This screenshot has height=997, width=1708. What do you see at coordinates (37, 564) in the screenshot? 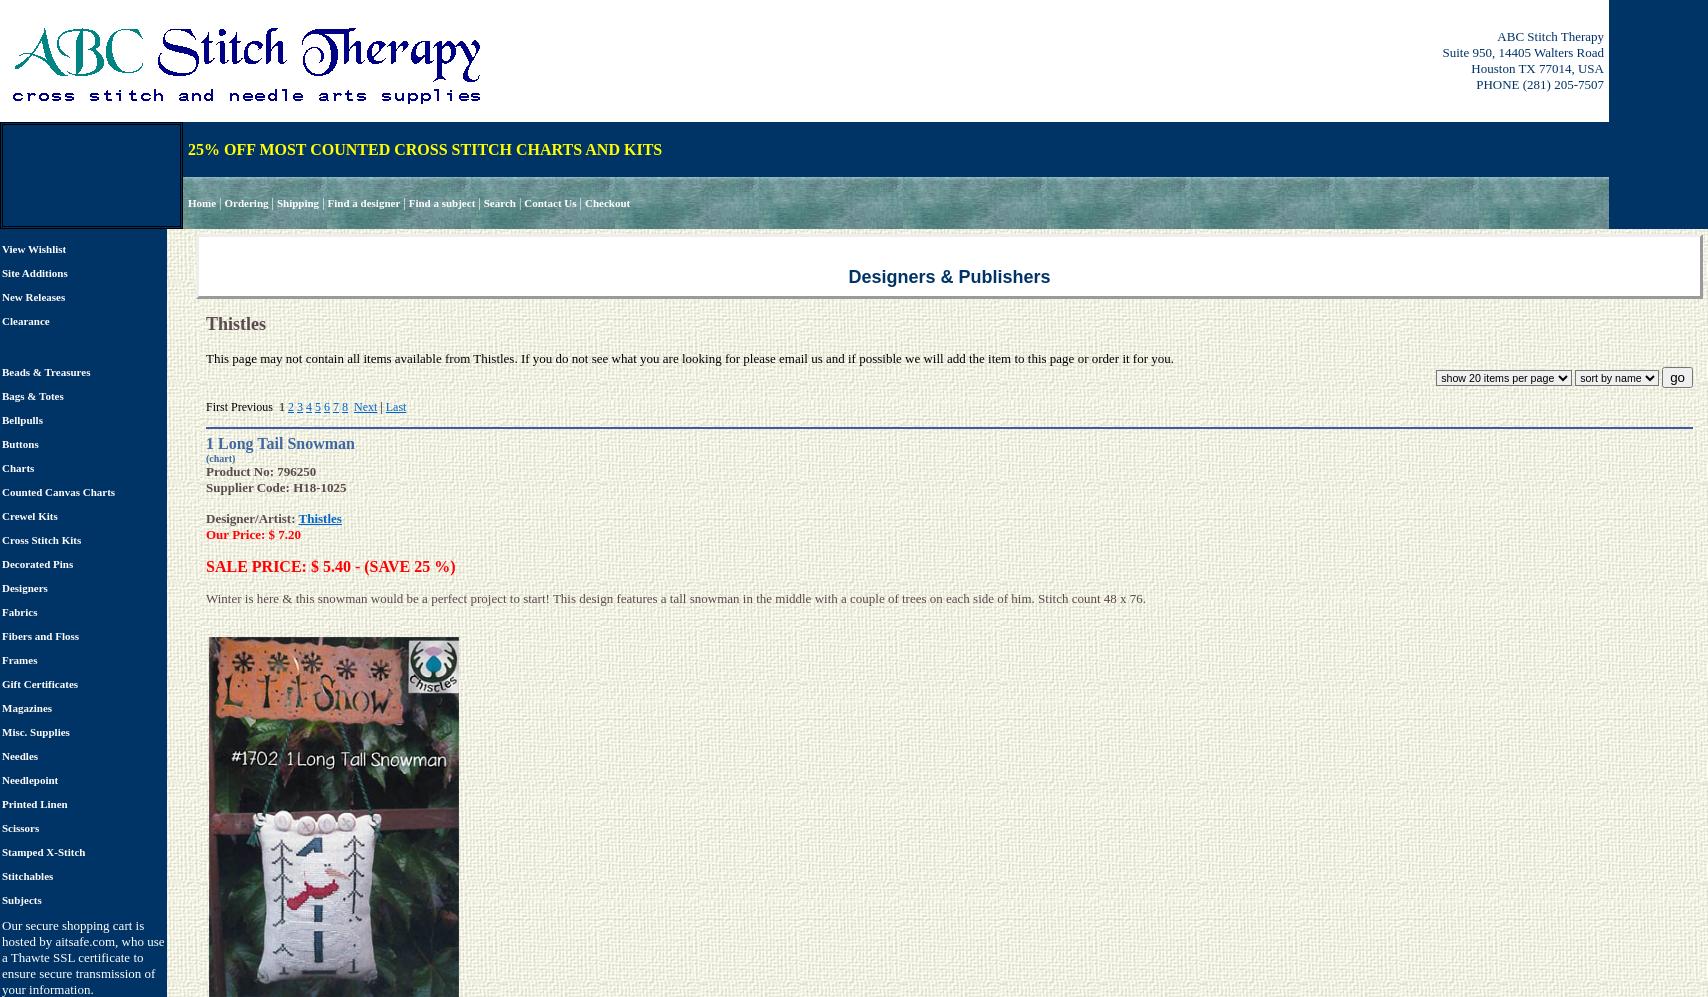
I see `'Decorated Pins'` at bounding box center [37, 564].